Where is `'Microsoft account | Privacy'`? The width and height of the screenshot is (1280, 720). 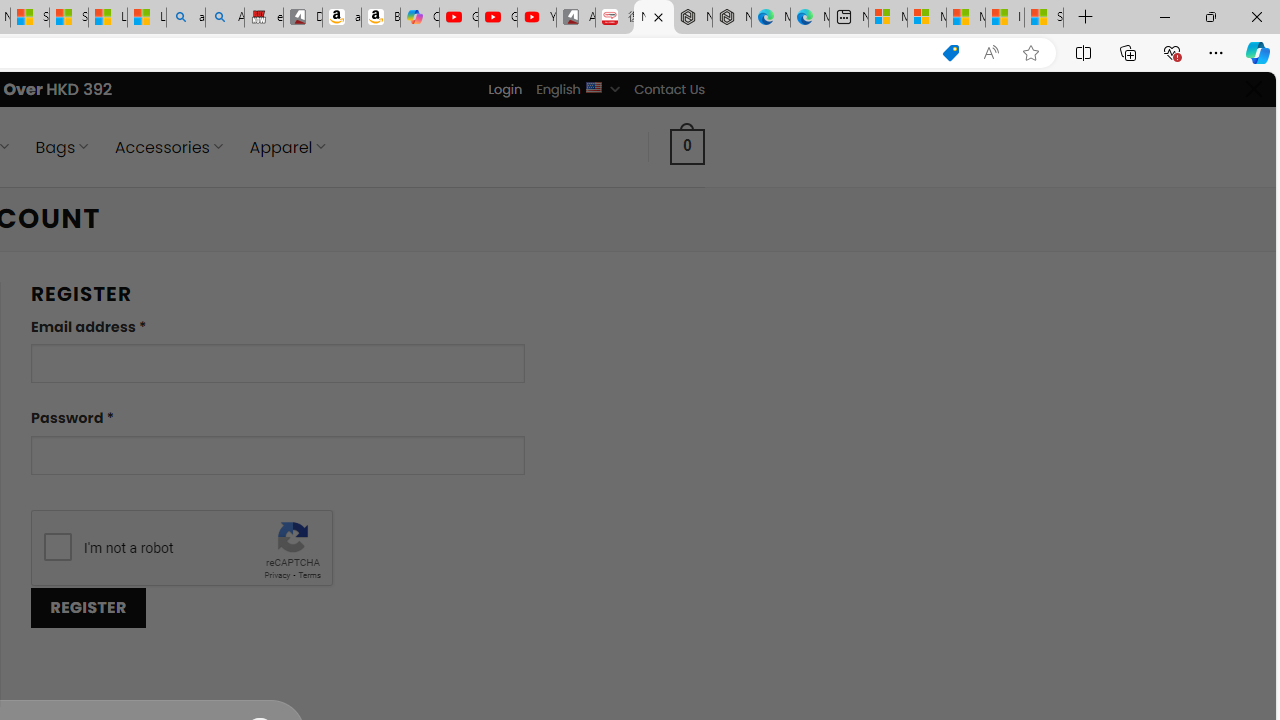 'Microsoft account | Privacy' is located at coordinates (925, 17).